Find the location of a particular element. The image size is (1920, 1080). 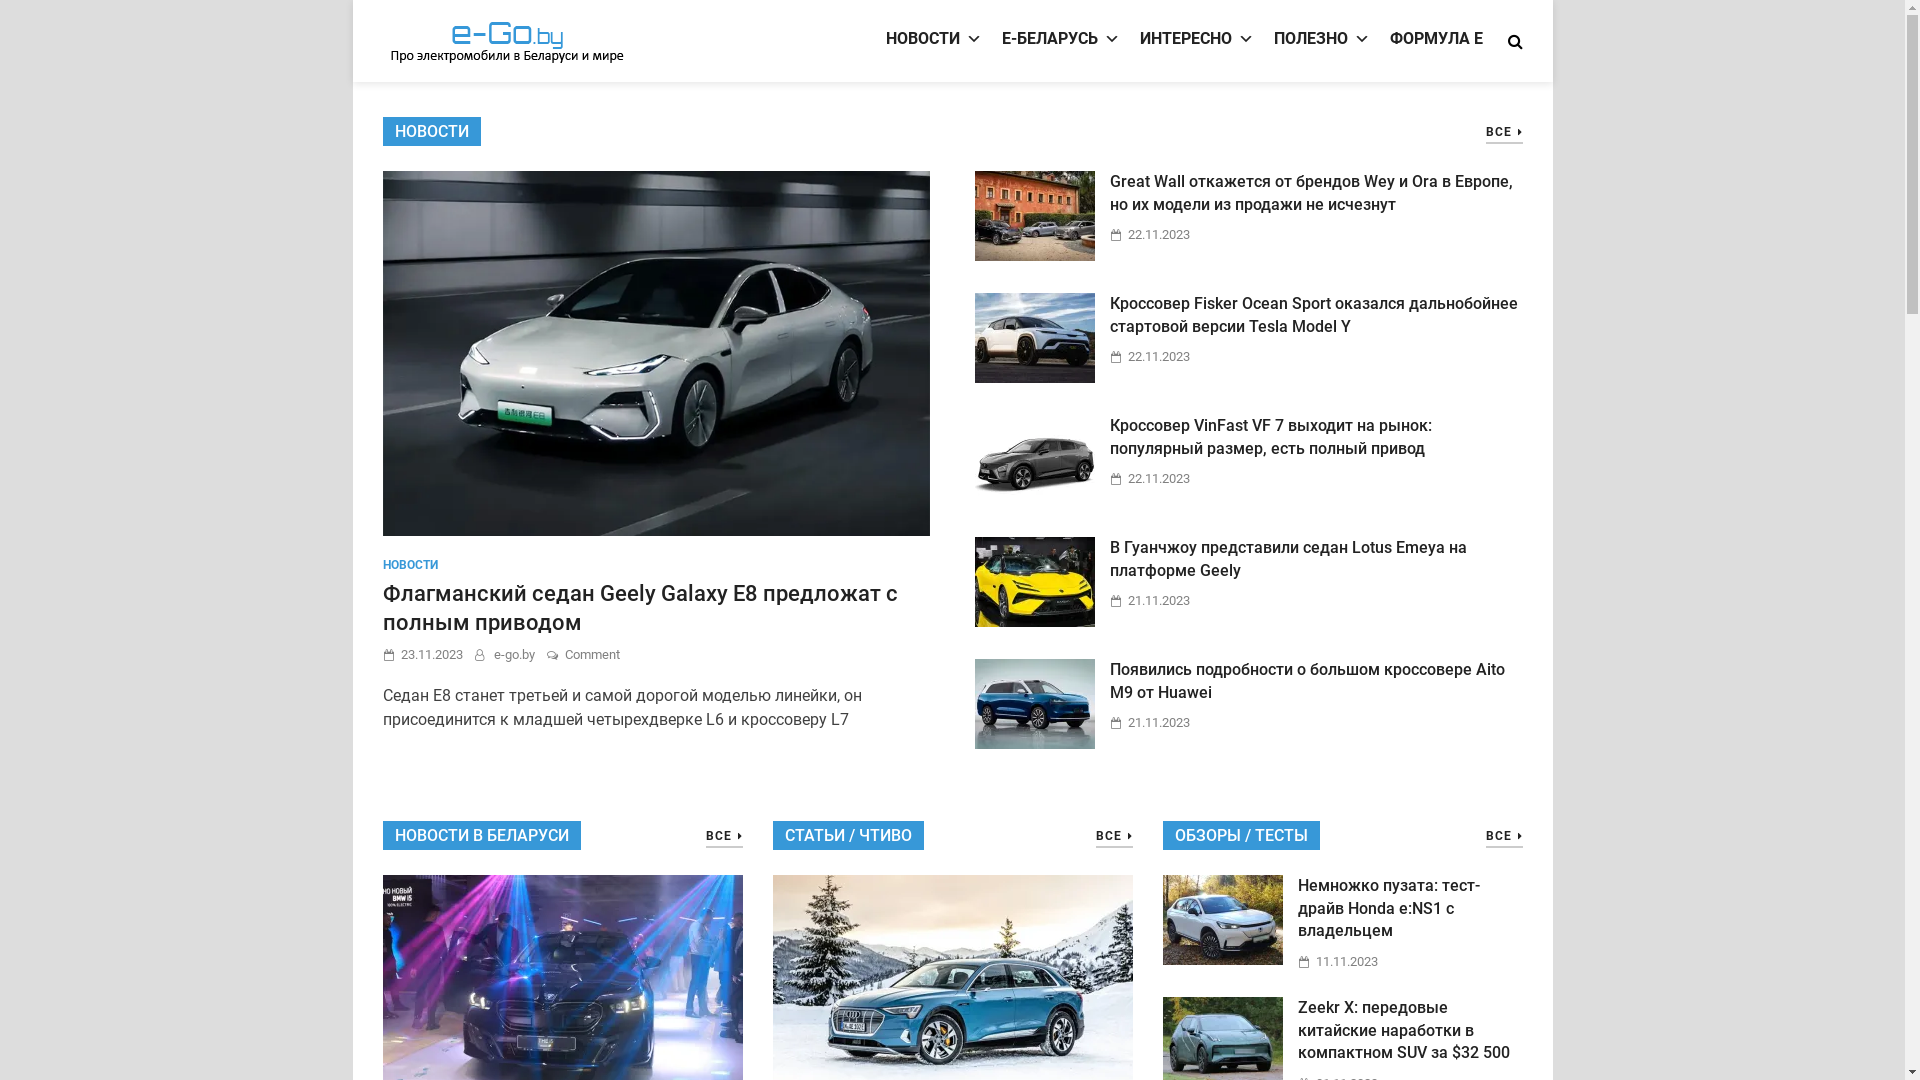

'e-go.by' is located at coordinates (514, 654).